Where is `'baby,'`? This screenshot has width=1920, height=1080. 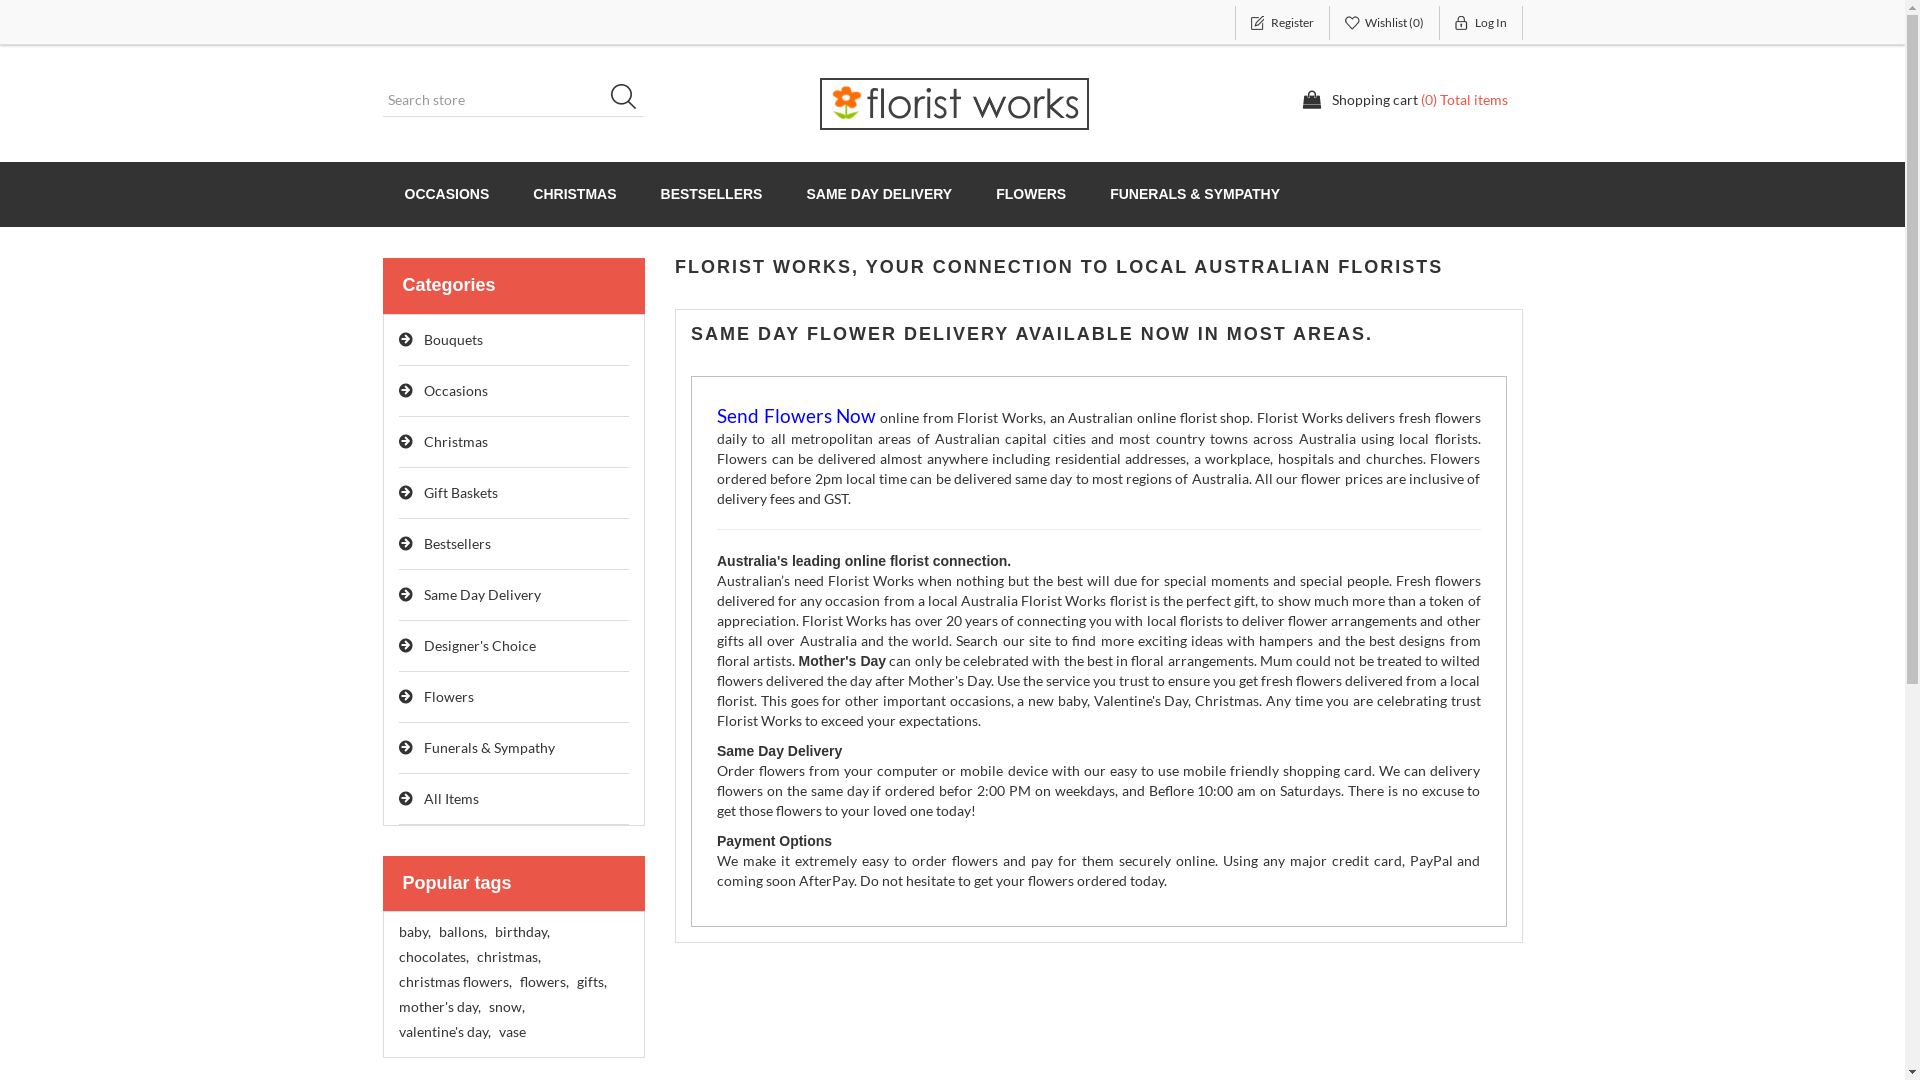
'baby,' is located at coordinates (412, 932).